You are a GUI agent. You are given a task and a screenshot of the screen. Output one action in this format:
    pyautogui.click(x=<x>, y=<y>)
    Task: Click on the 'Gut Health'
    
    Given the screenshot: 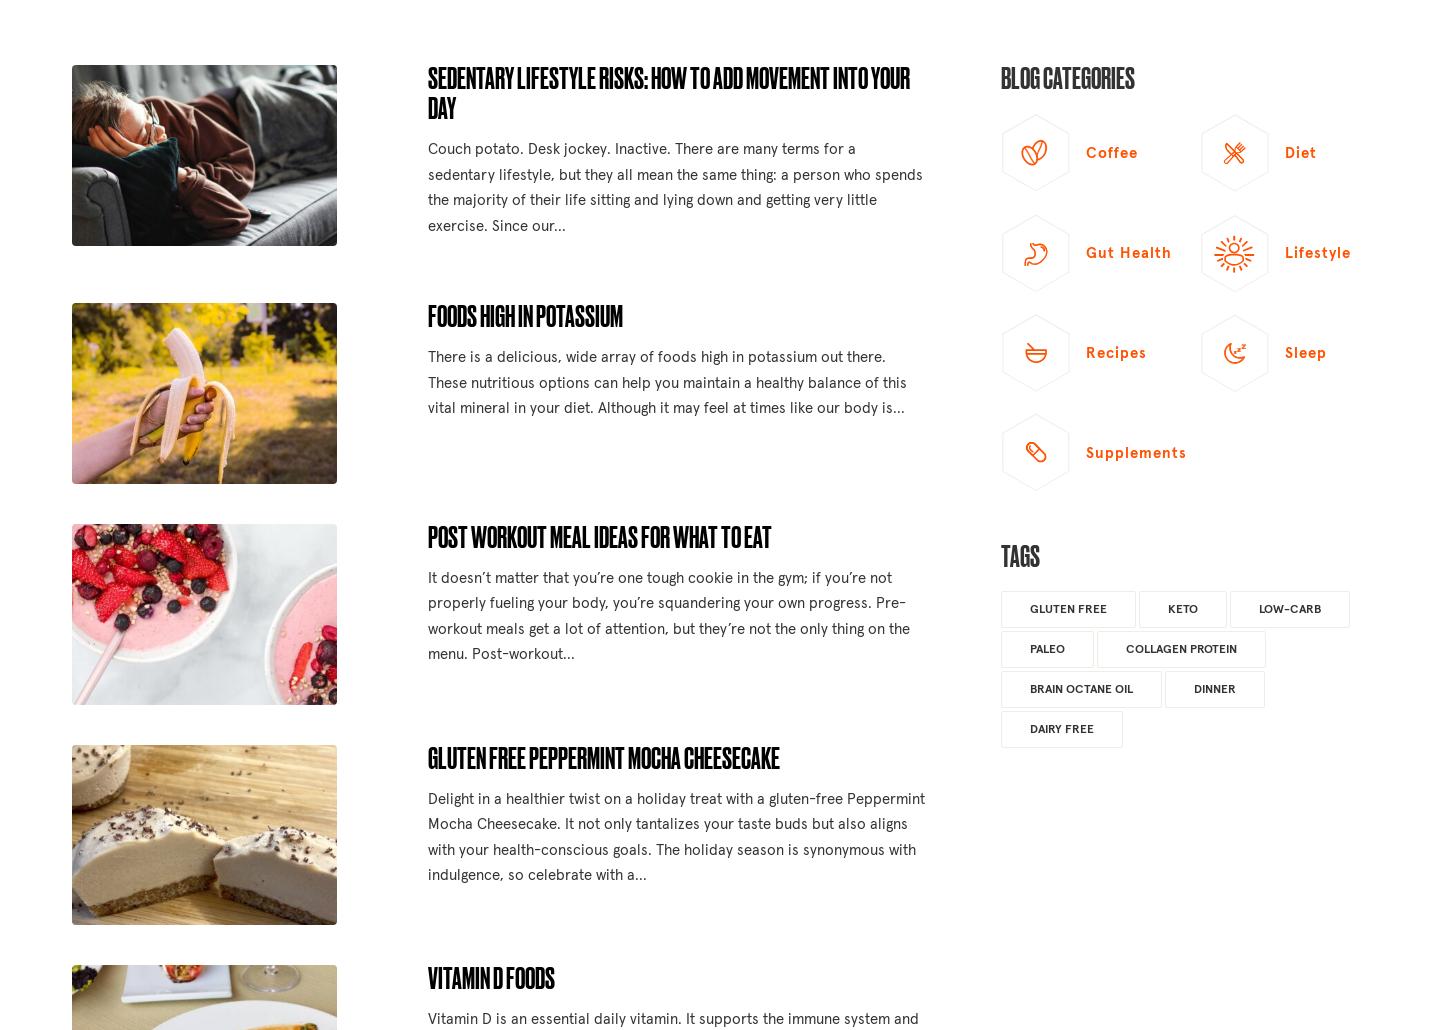 What is the action you would take?
    pyautogui.click(x=1127, y=253)
    